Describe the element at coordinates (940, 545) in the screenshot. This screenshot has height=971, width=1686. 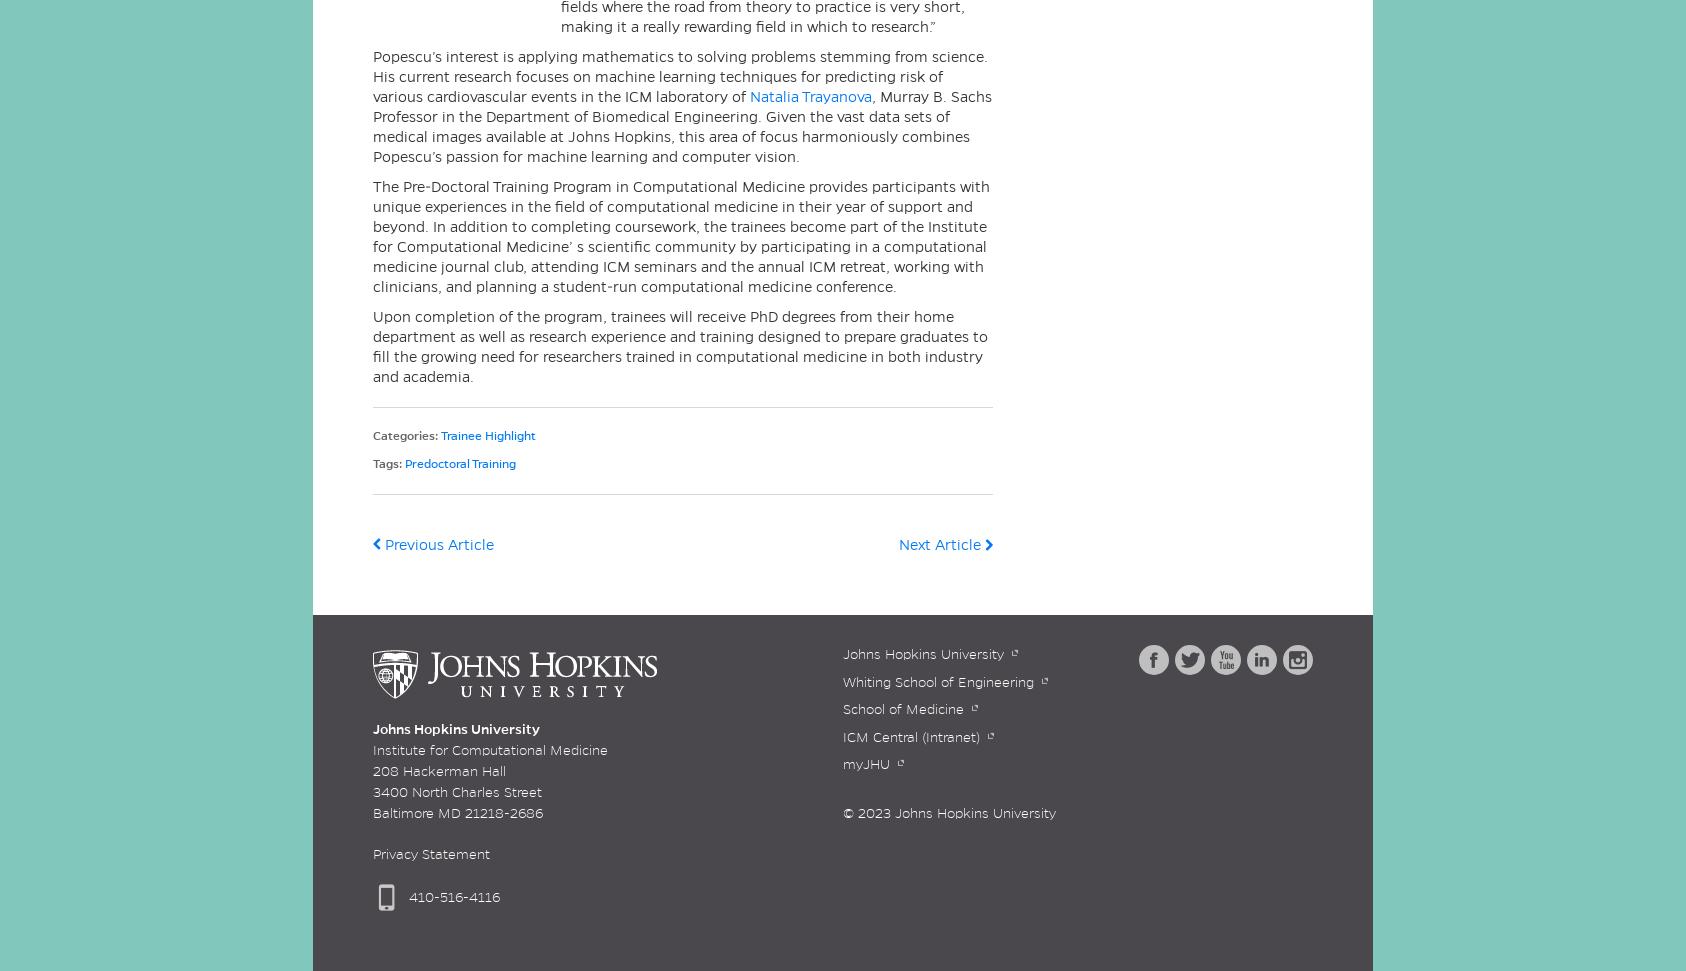
I see `'Next Article'` at that location.